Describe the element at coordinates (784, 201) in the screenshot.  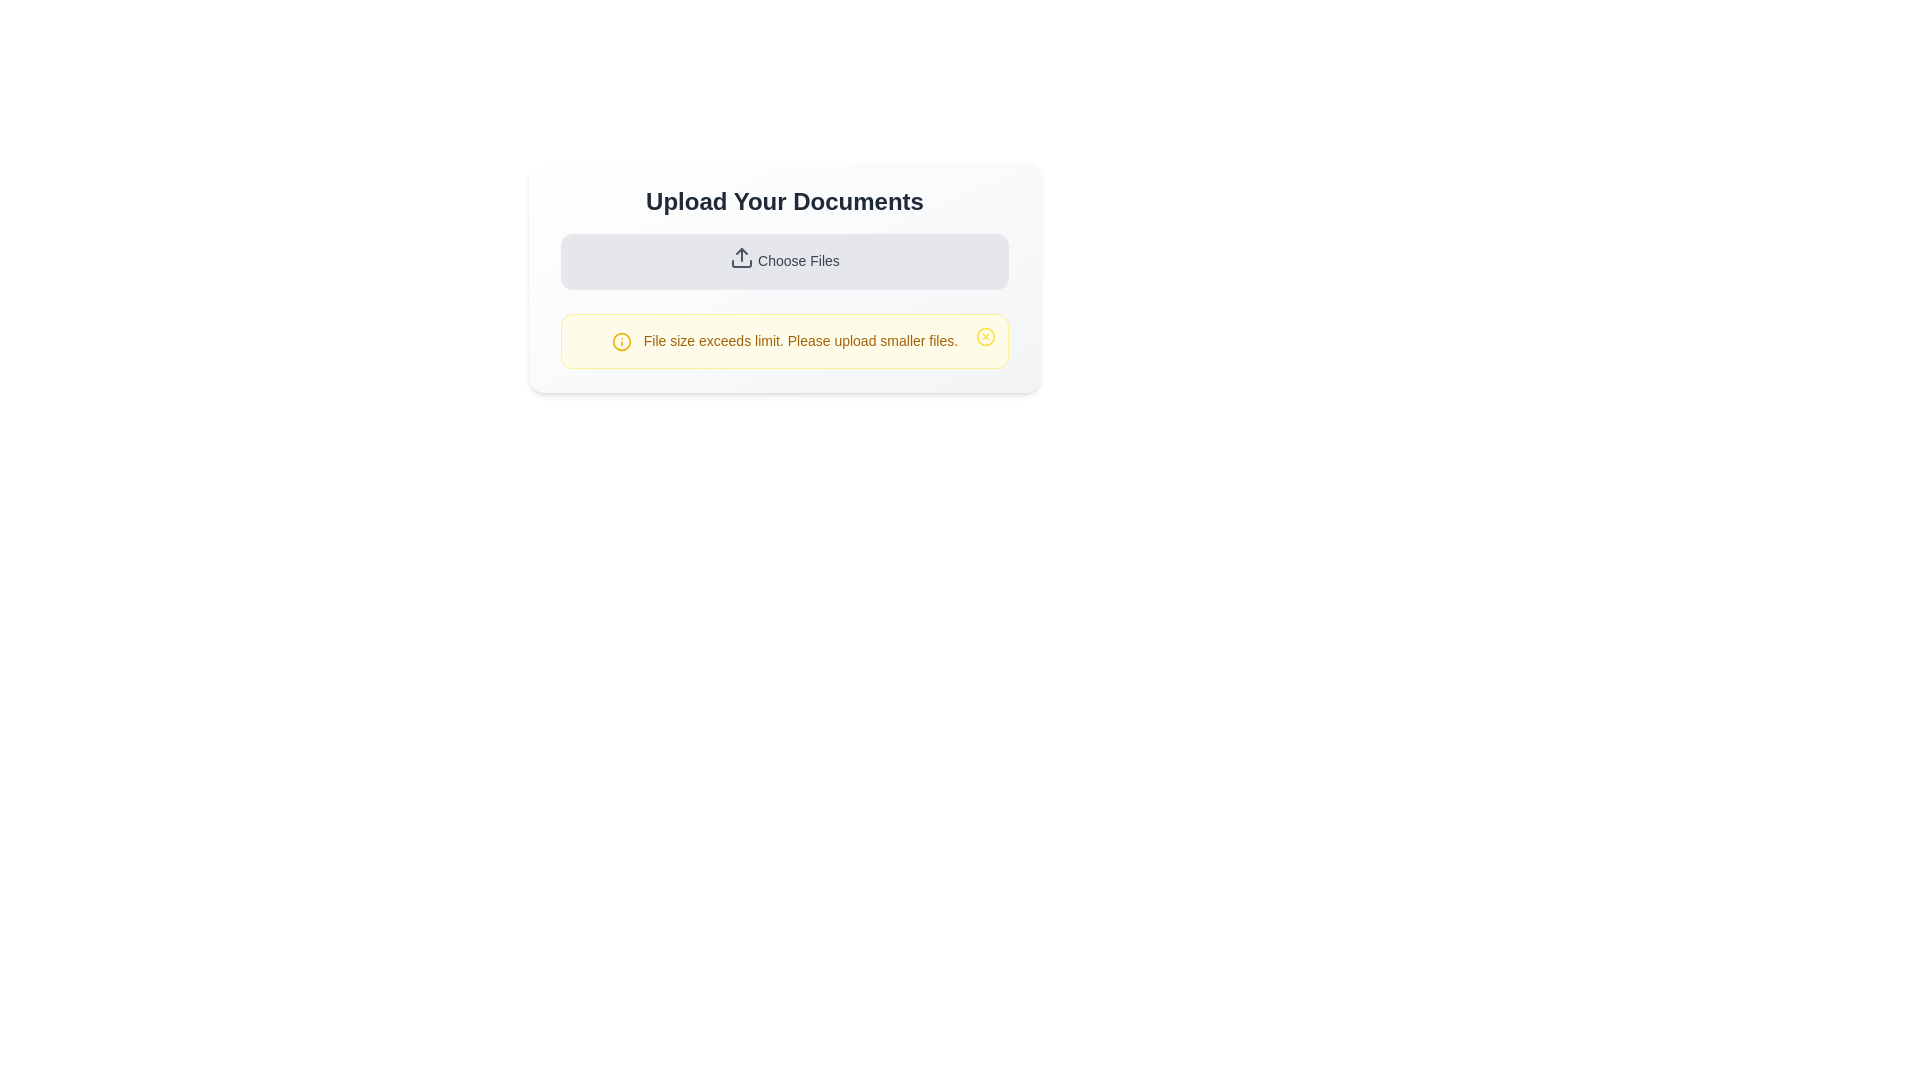
I see `the Text Label that serves as a title for the document upload section, positioned directly above the 'Choose Files' button` at that location.